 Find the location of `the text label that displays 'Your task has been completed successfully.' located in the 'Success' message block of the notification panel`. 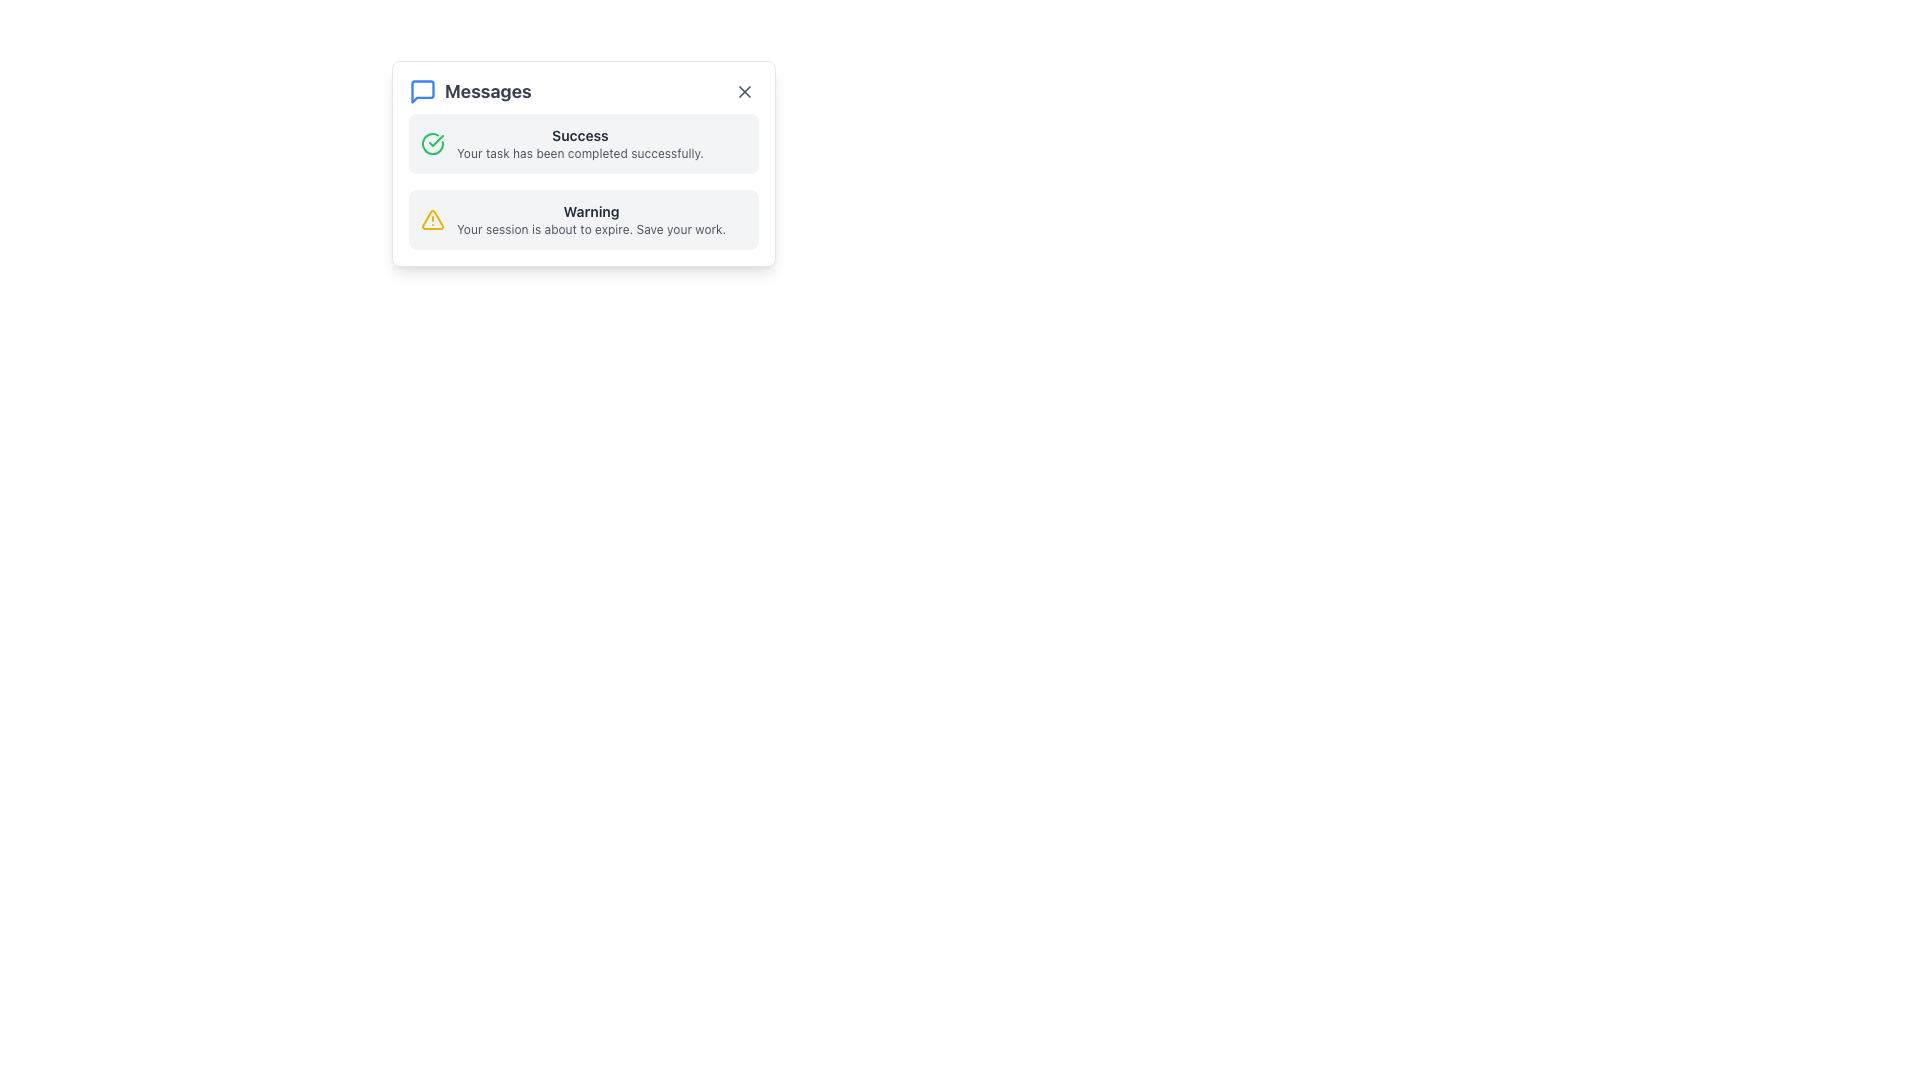

the text label that displays 'Your task has been completed successfully.' located in the 'Success' message block of the notification panel is located at coordinates (579, 153).